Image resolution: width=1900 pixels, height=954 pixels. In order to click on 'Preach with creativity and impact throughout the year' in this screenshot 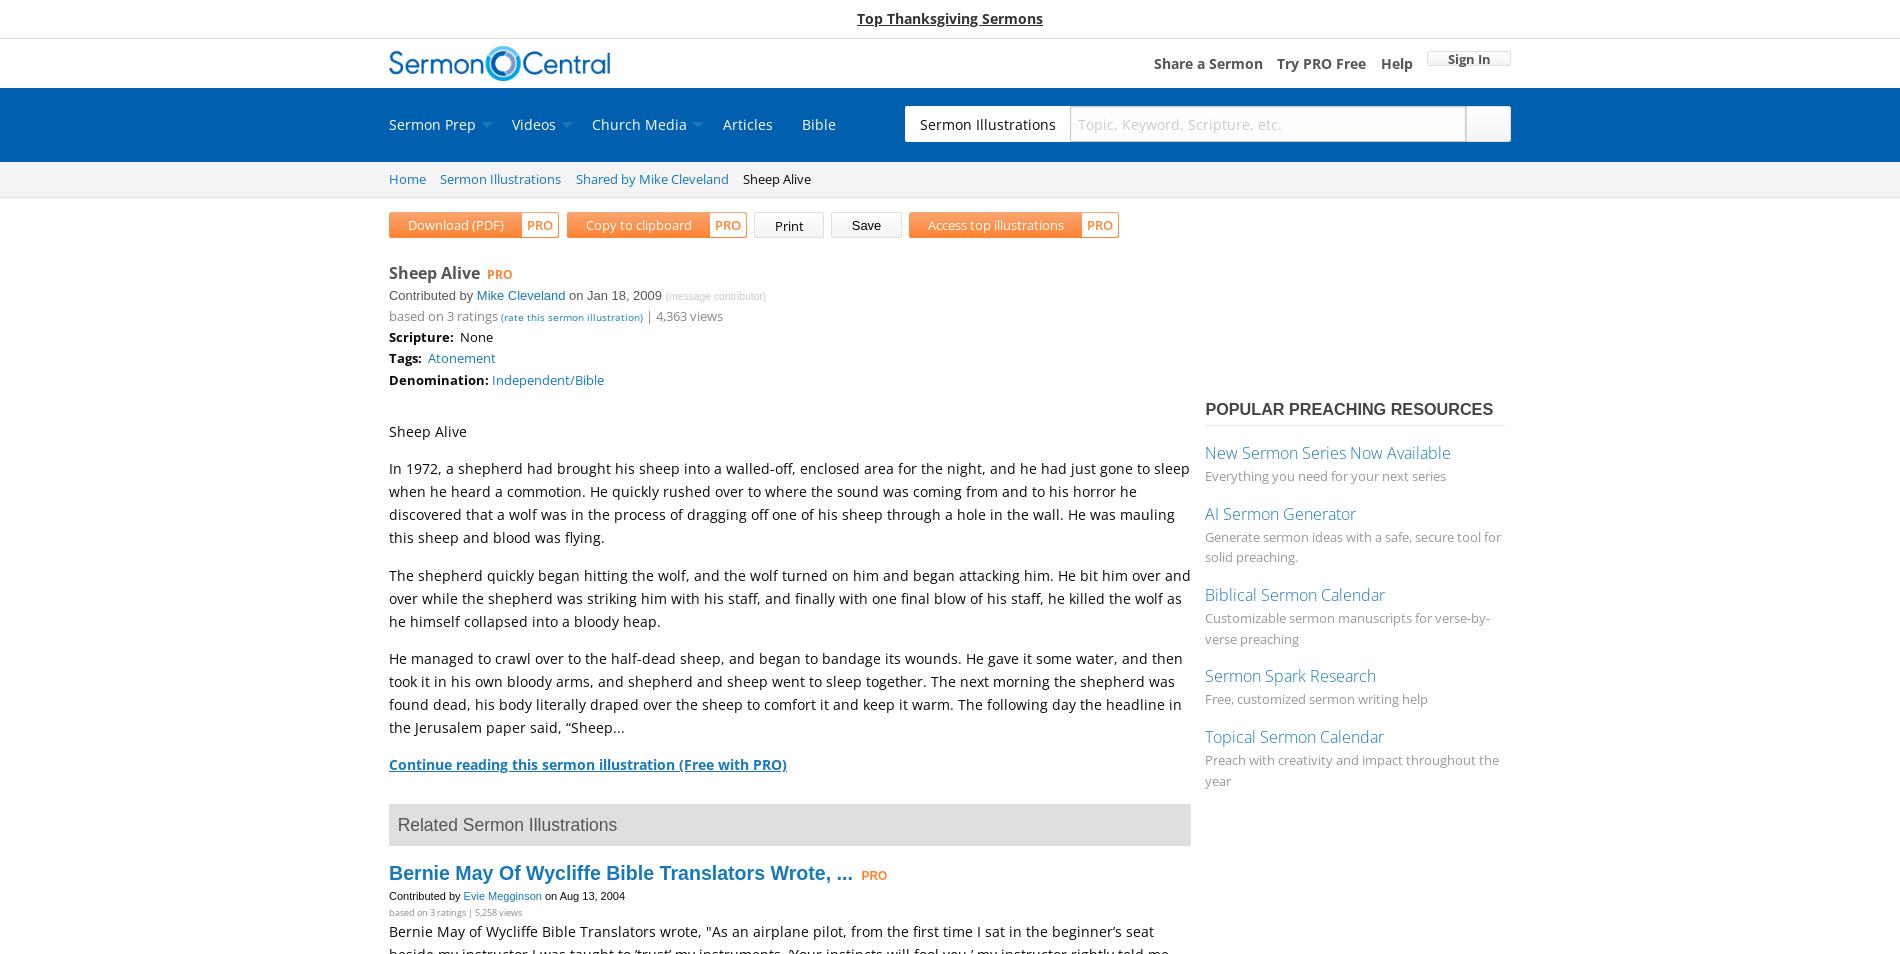, I will do `click(1351, 769)`.